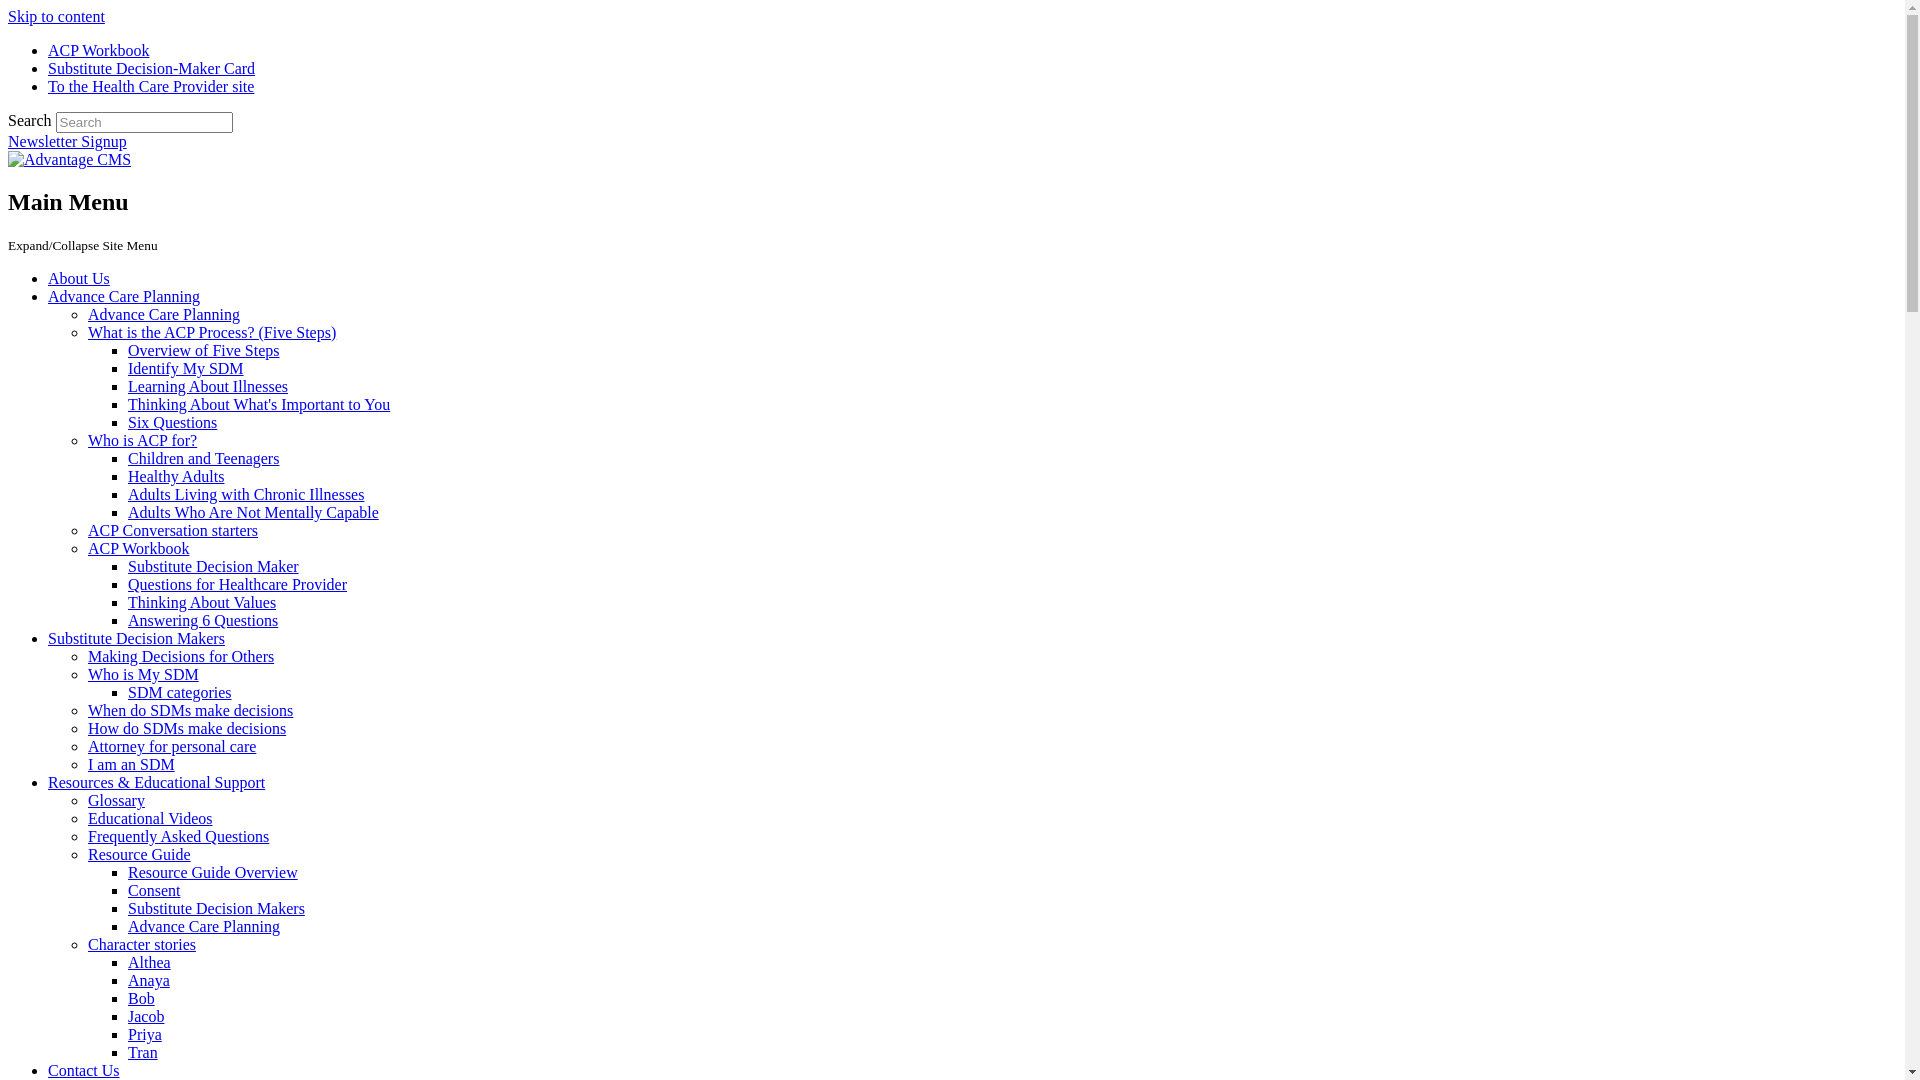 The width and height of the screenshot is (1920, 1080). Describe the element at coordinates (127, 494) in the screenshot. I see `'Adults Living with Chronic Illnesses'` at that location.